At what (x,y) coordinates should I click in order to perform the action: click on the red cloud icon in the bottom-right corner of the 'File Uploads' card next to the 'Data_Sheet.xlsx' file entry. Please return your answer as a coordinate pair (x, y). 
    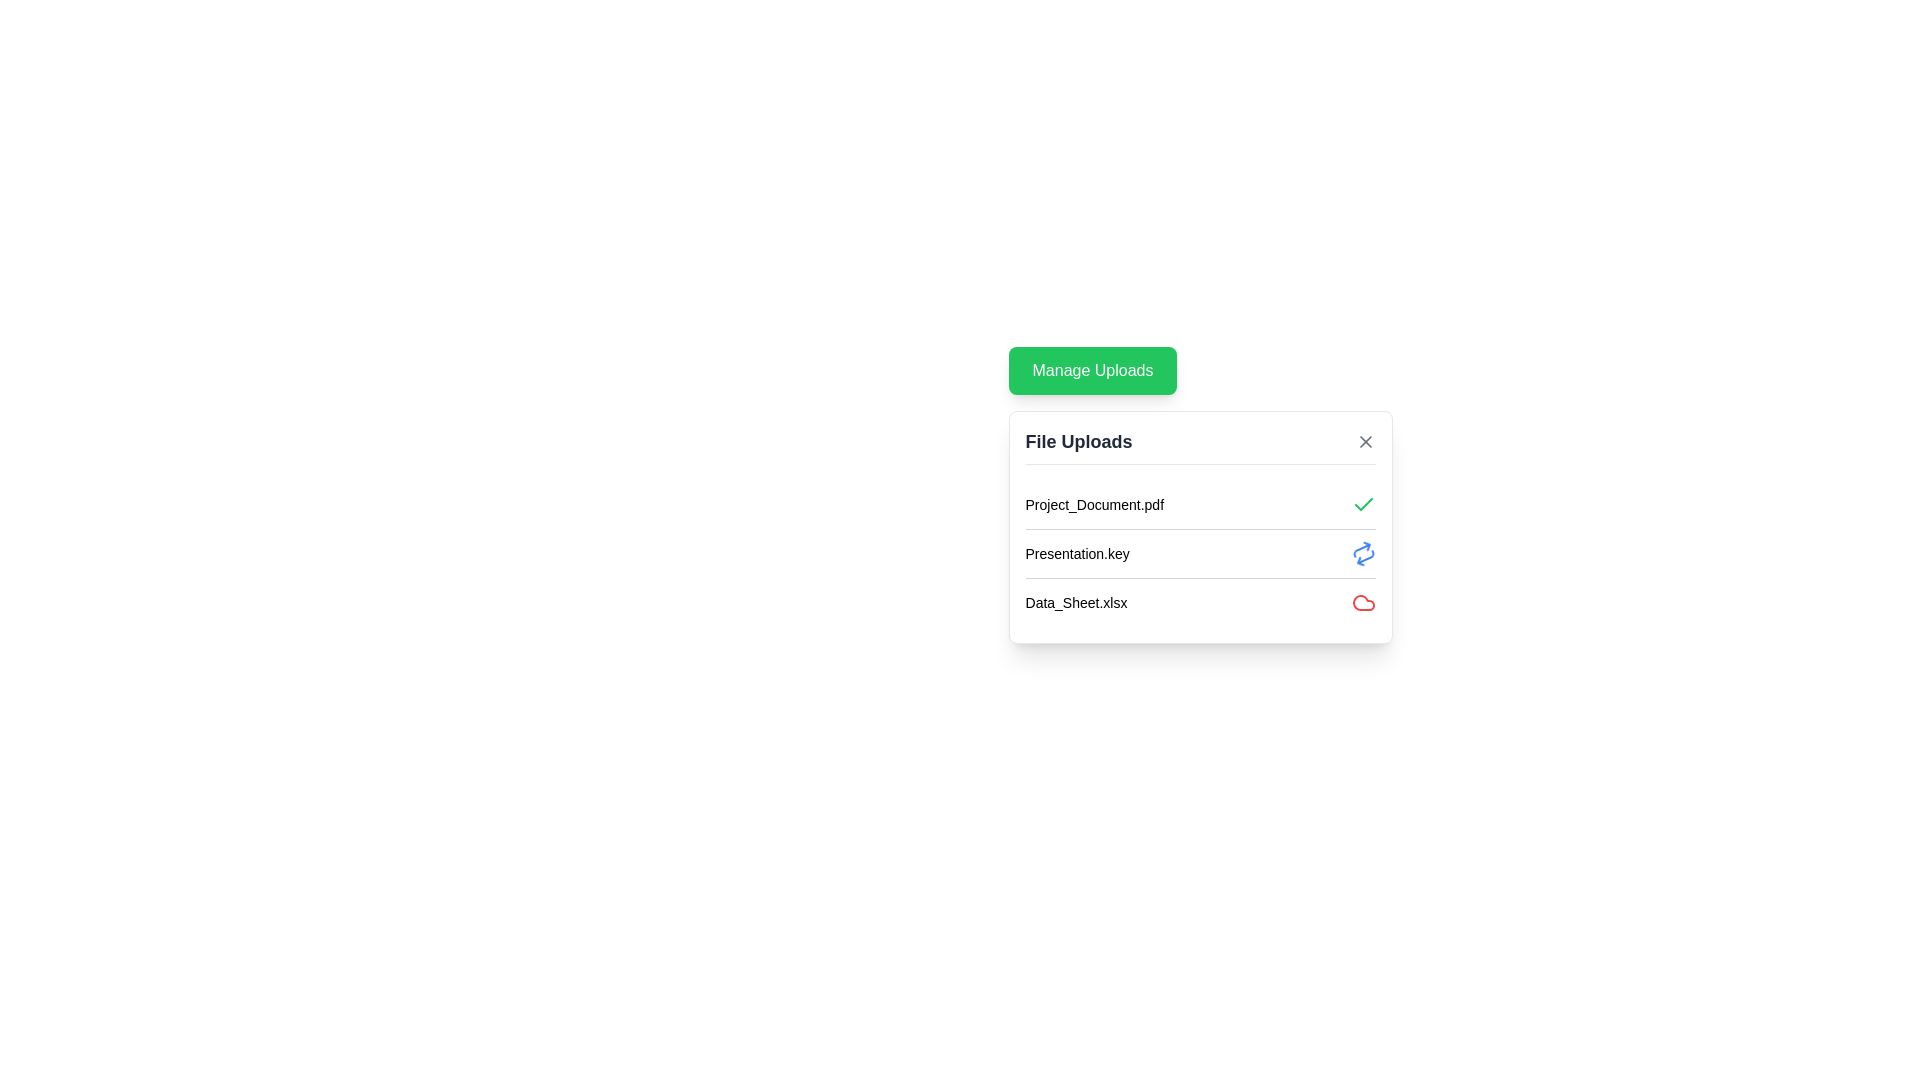
    Looking at the image, I should click on (1362, 601).